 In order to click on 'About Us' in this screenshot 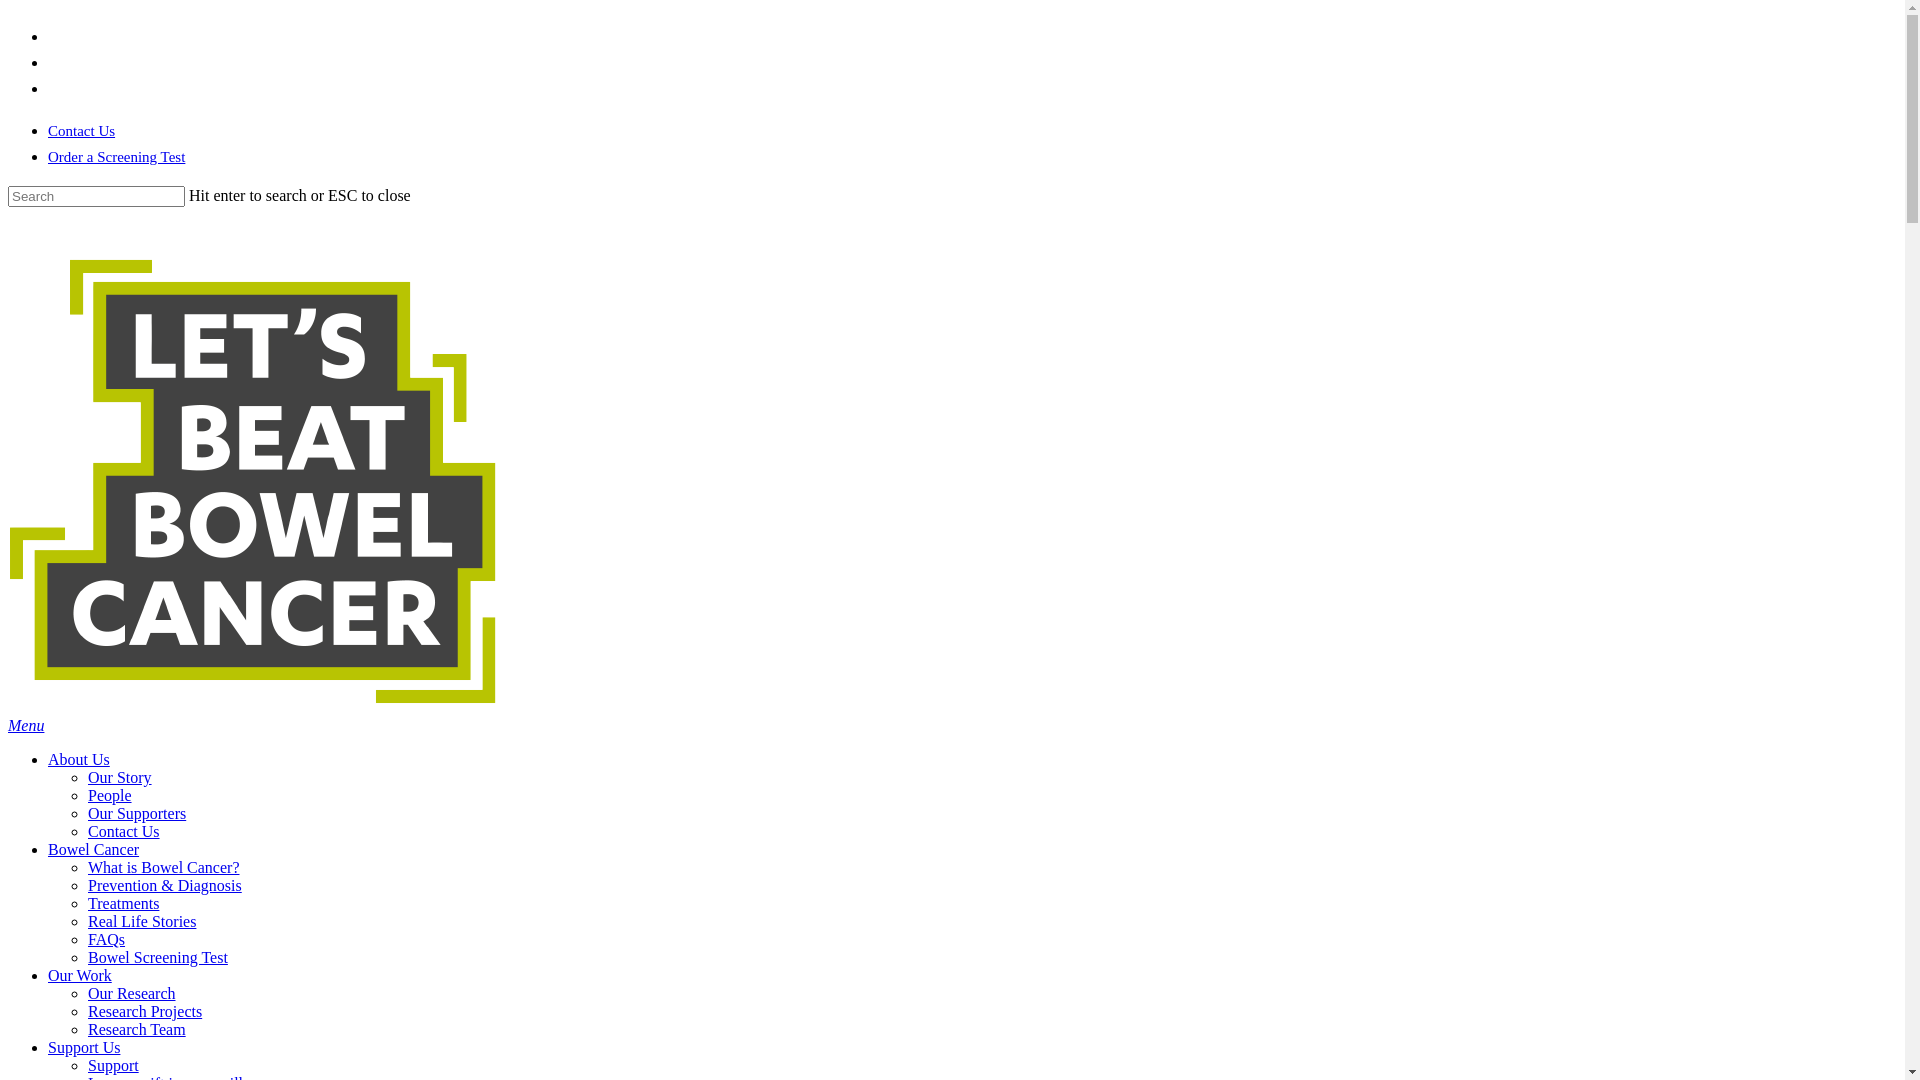, I will do `click(78, 759)`.